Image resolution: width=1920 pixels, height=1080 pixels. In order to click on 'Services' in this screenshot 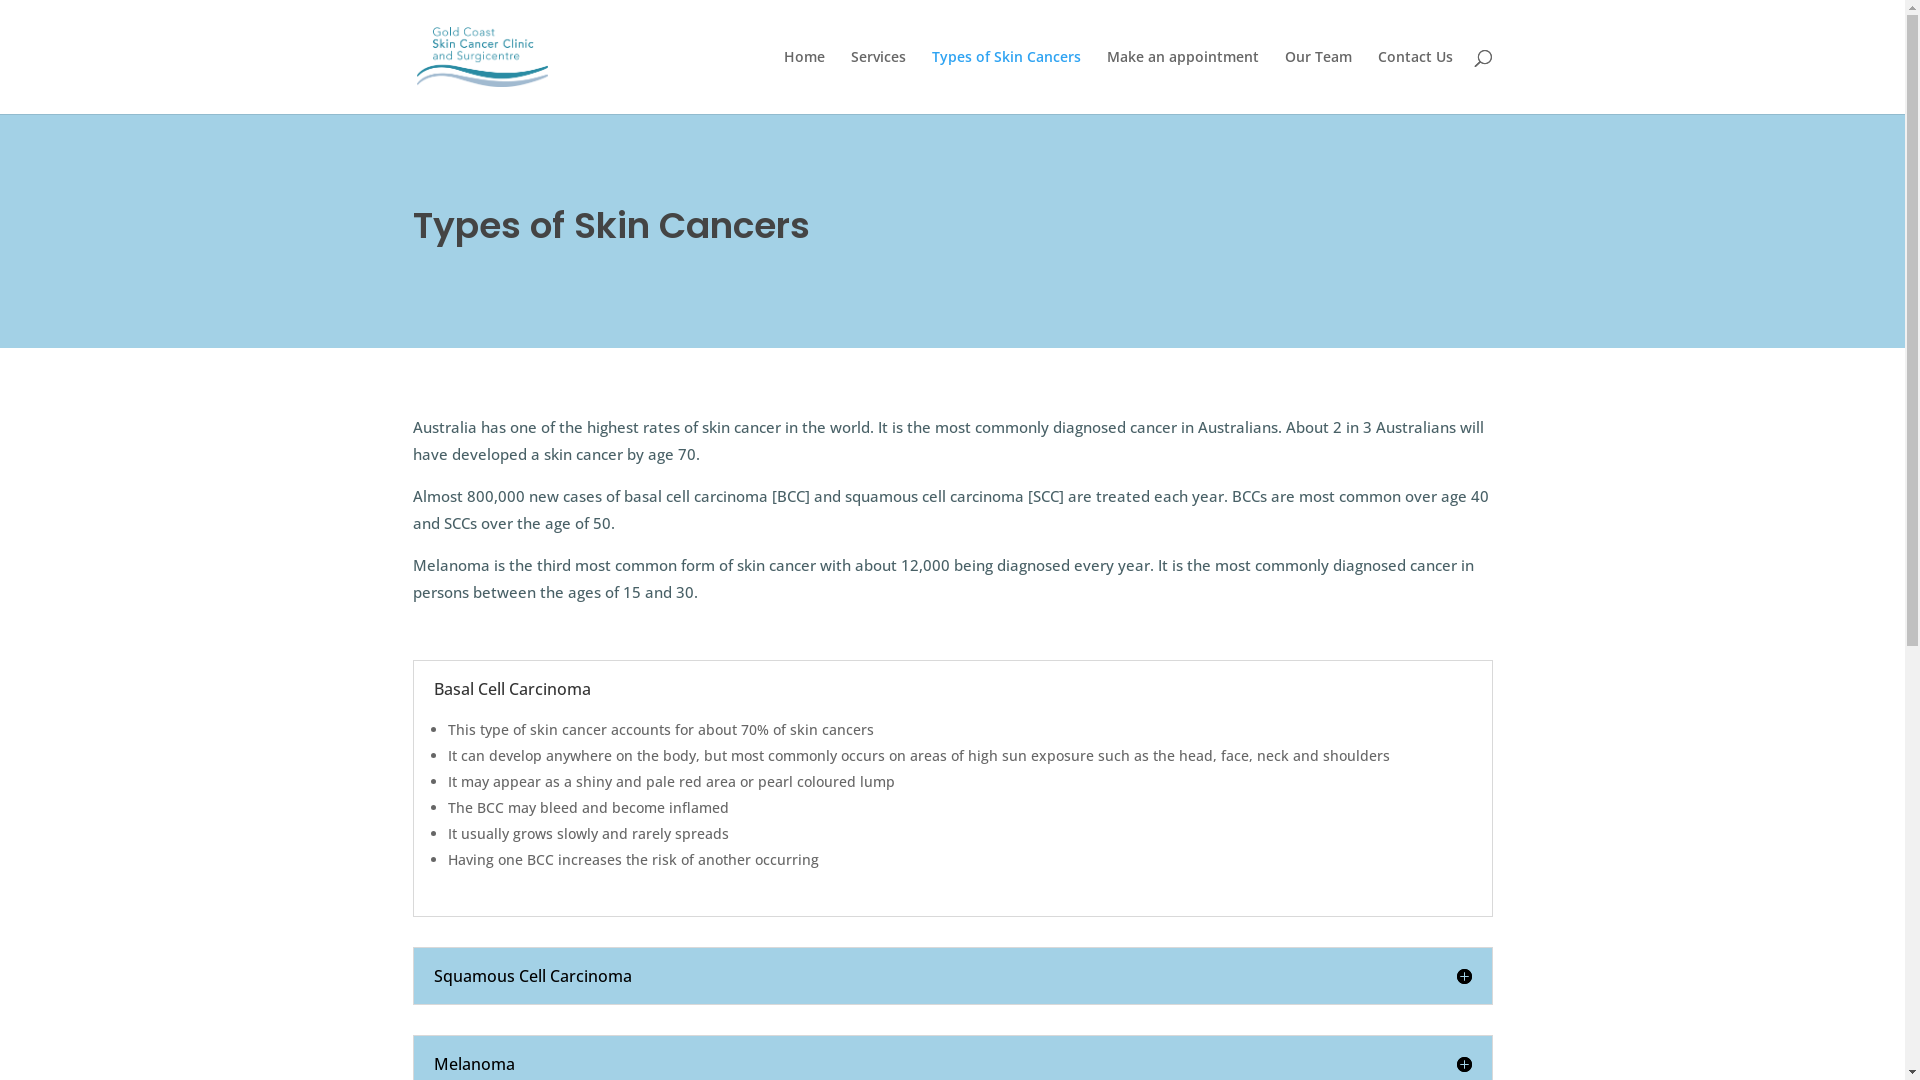, I will do `click(877, 80)`.